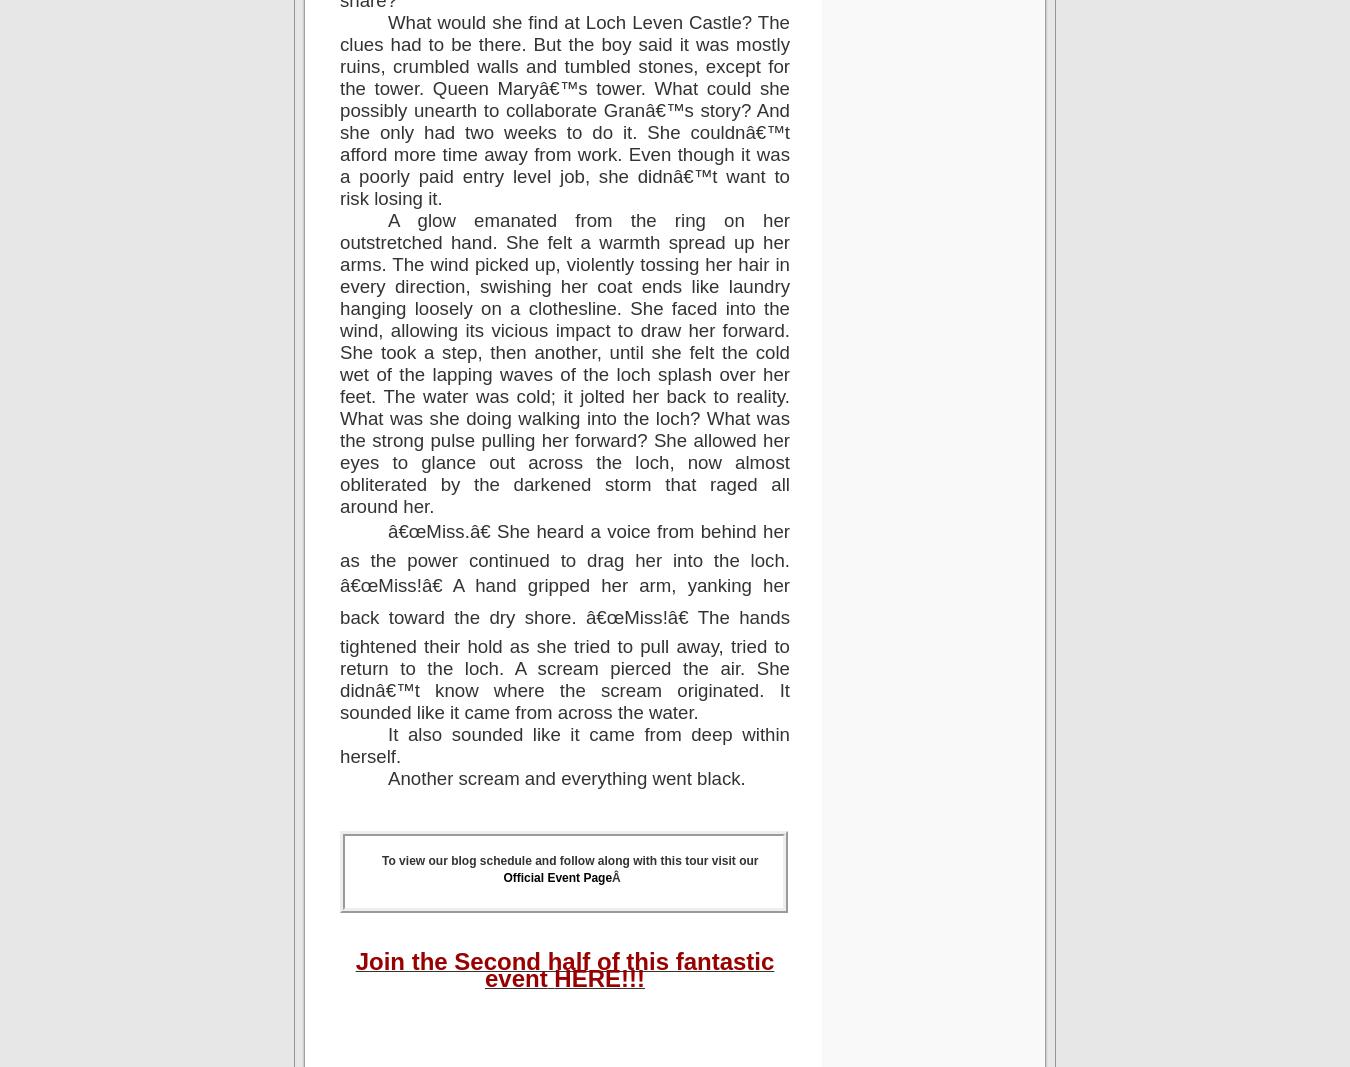  I want to click on 'Join the Second half', so click(475, 961).